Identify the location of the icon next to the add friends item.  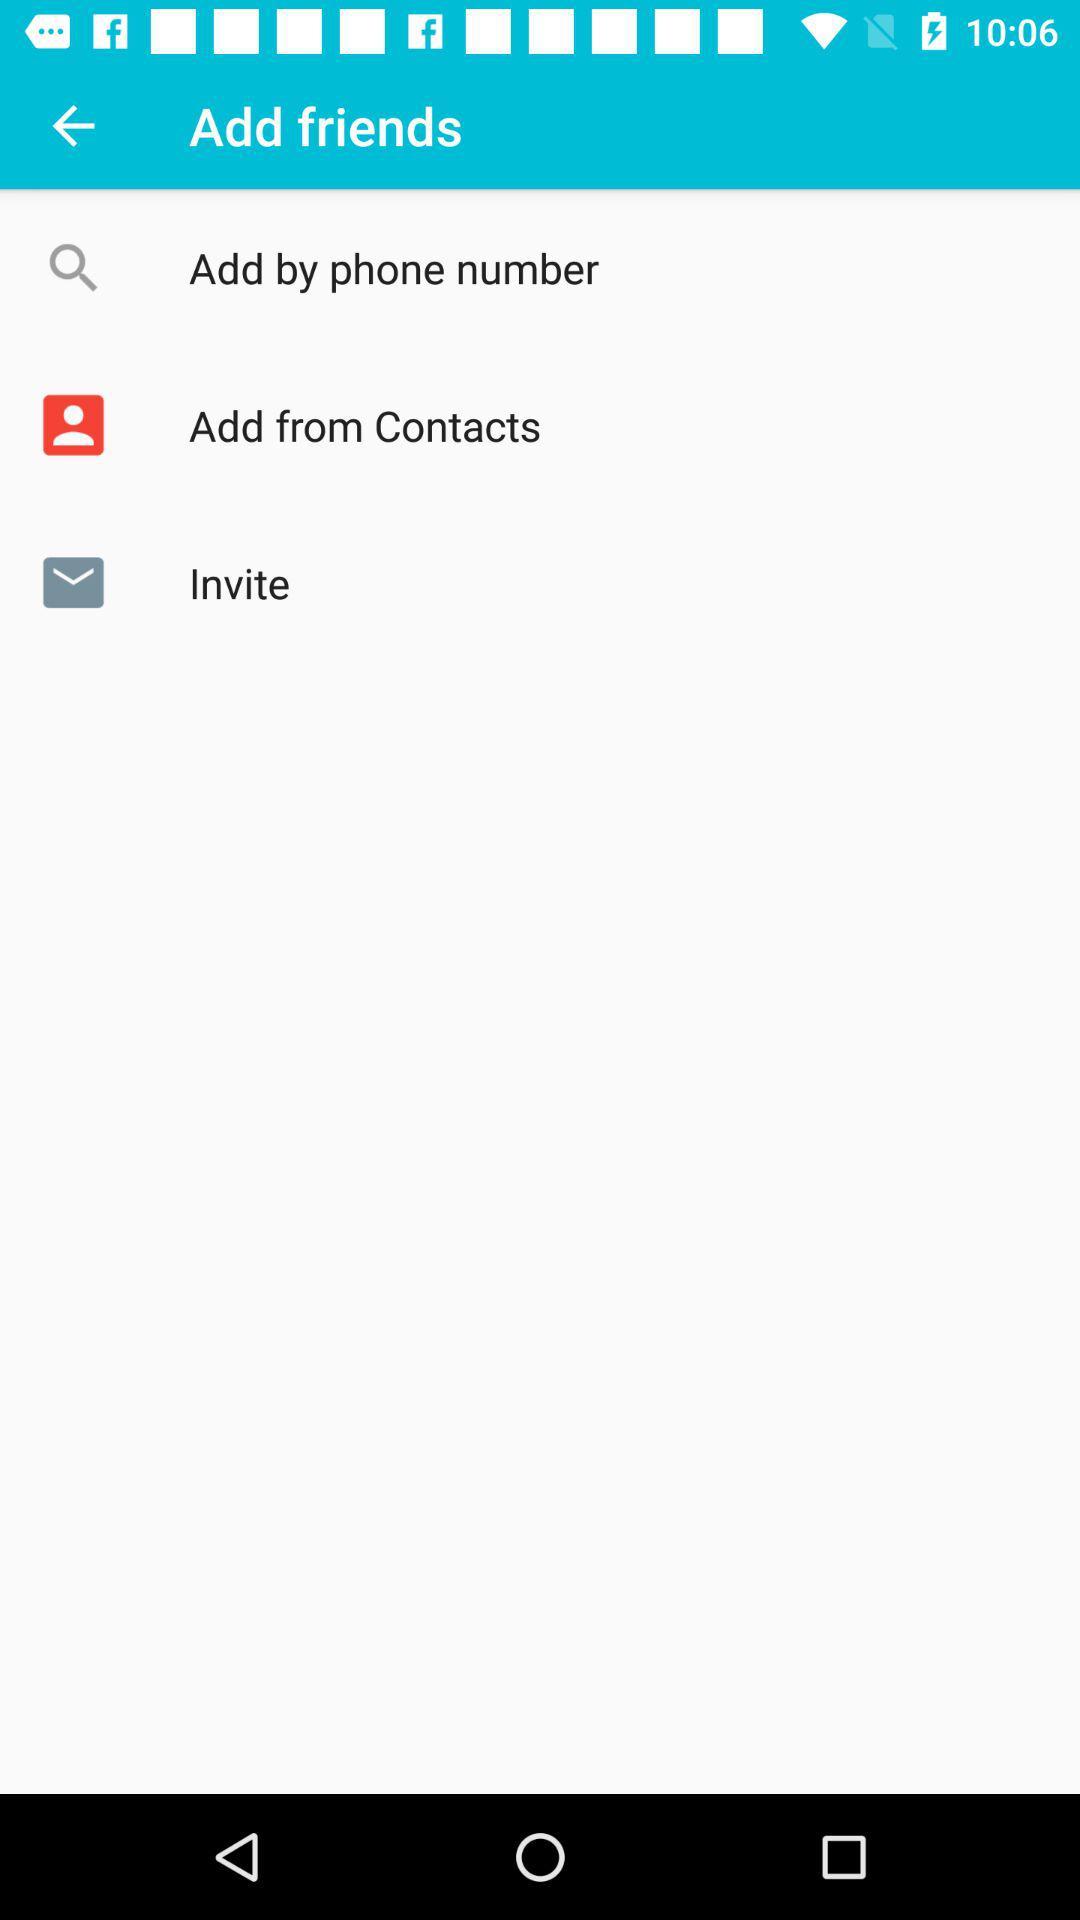
(72, 124).